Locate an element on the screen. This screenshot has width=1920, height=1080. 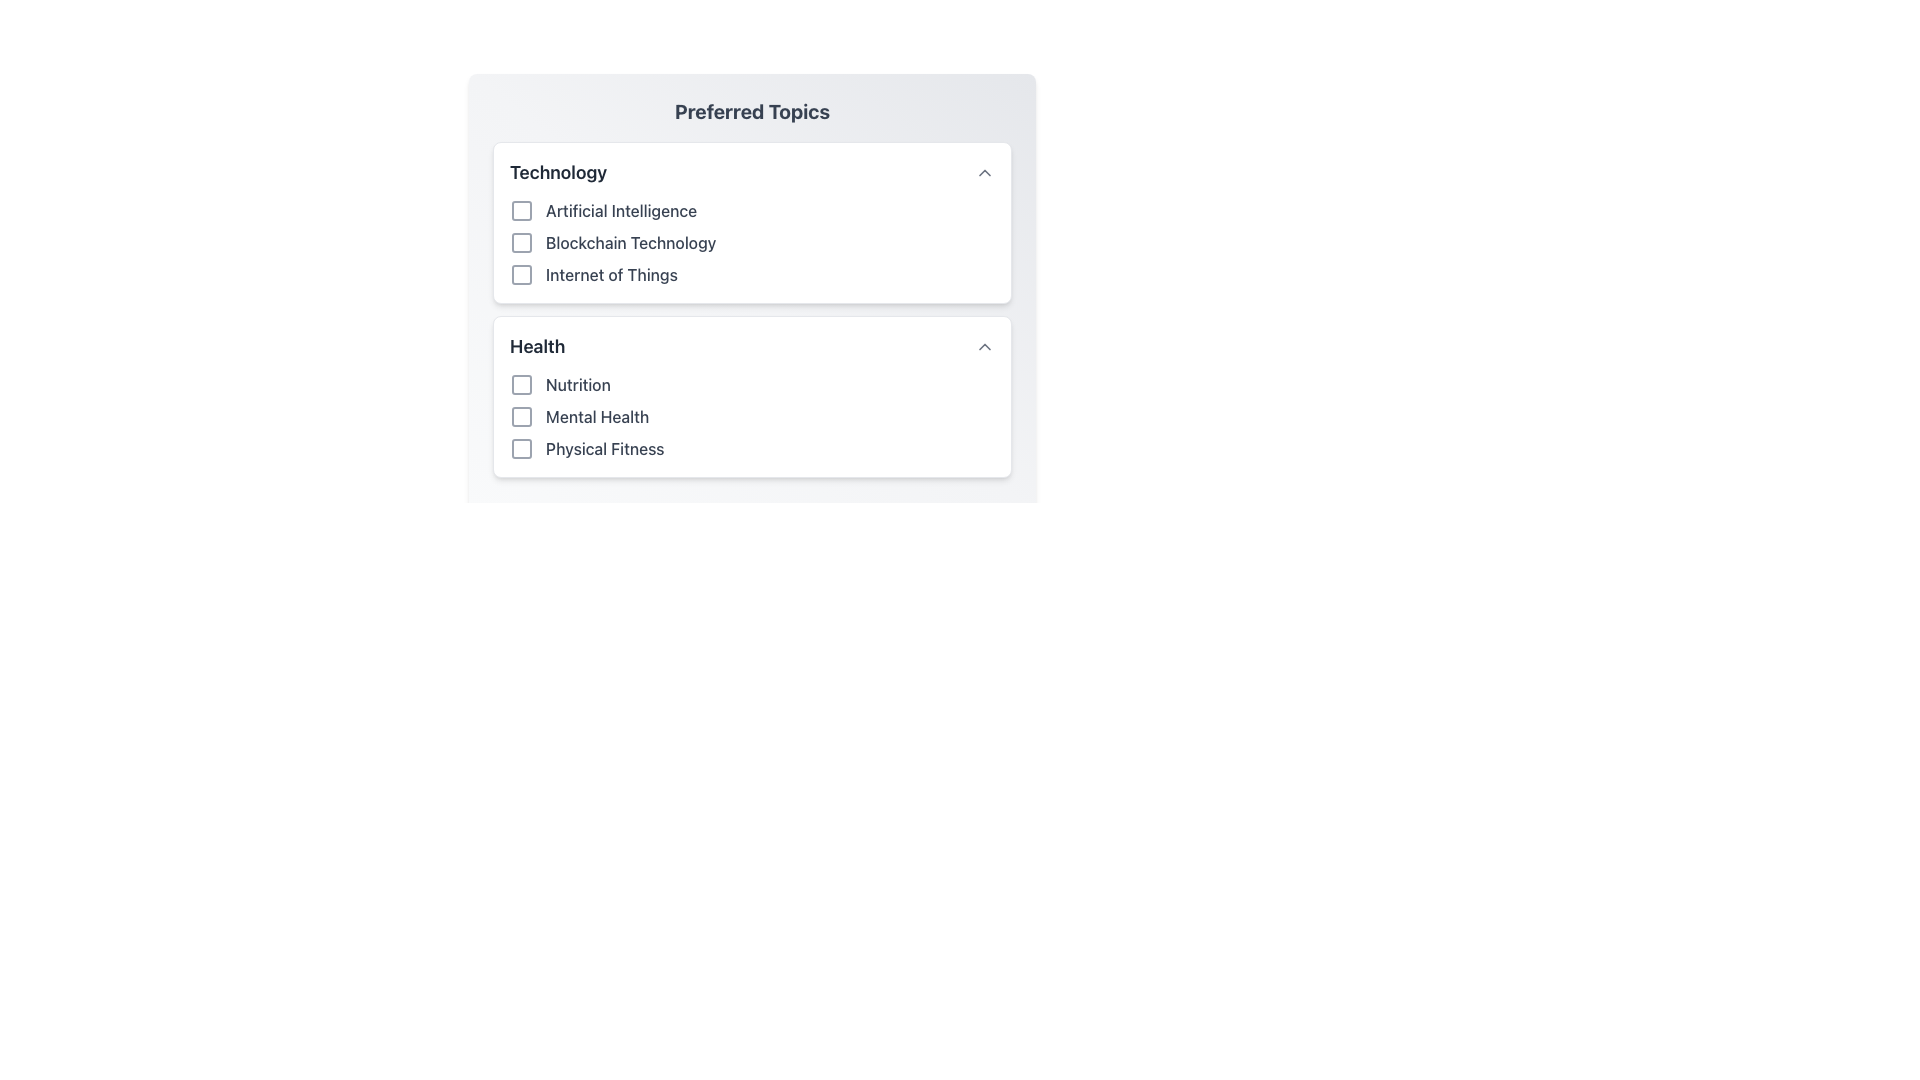
the unselected checkbox labeled 'Blockchain Technology' is located at coordinates (751, 242).